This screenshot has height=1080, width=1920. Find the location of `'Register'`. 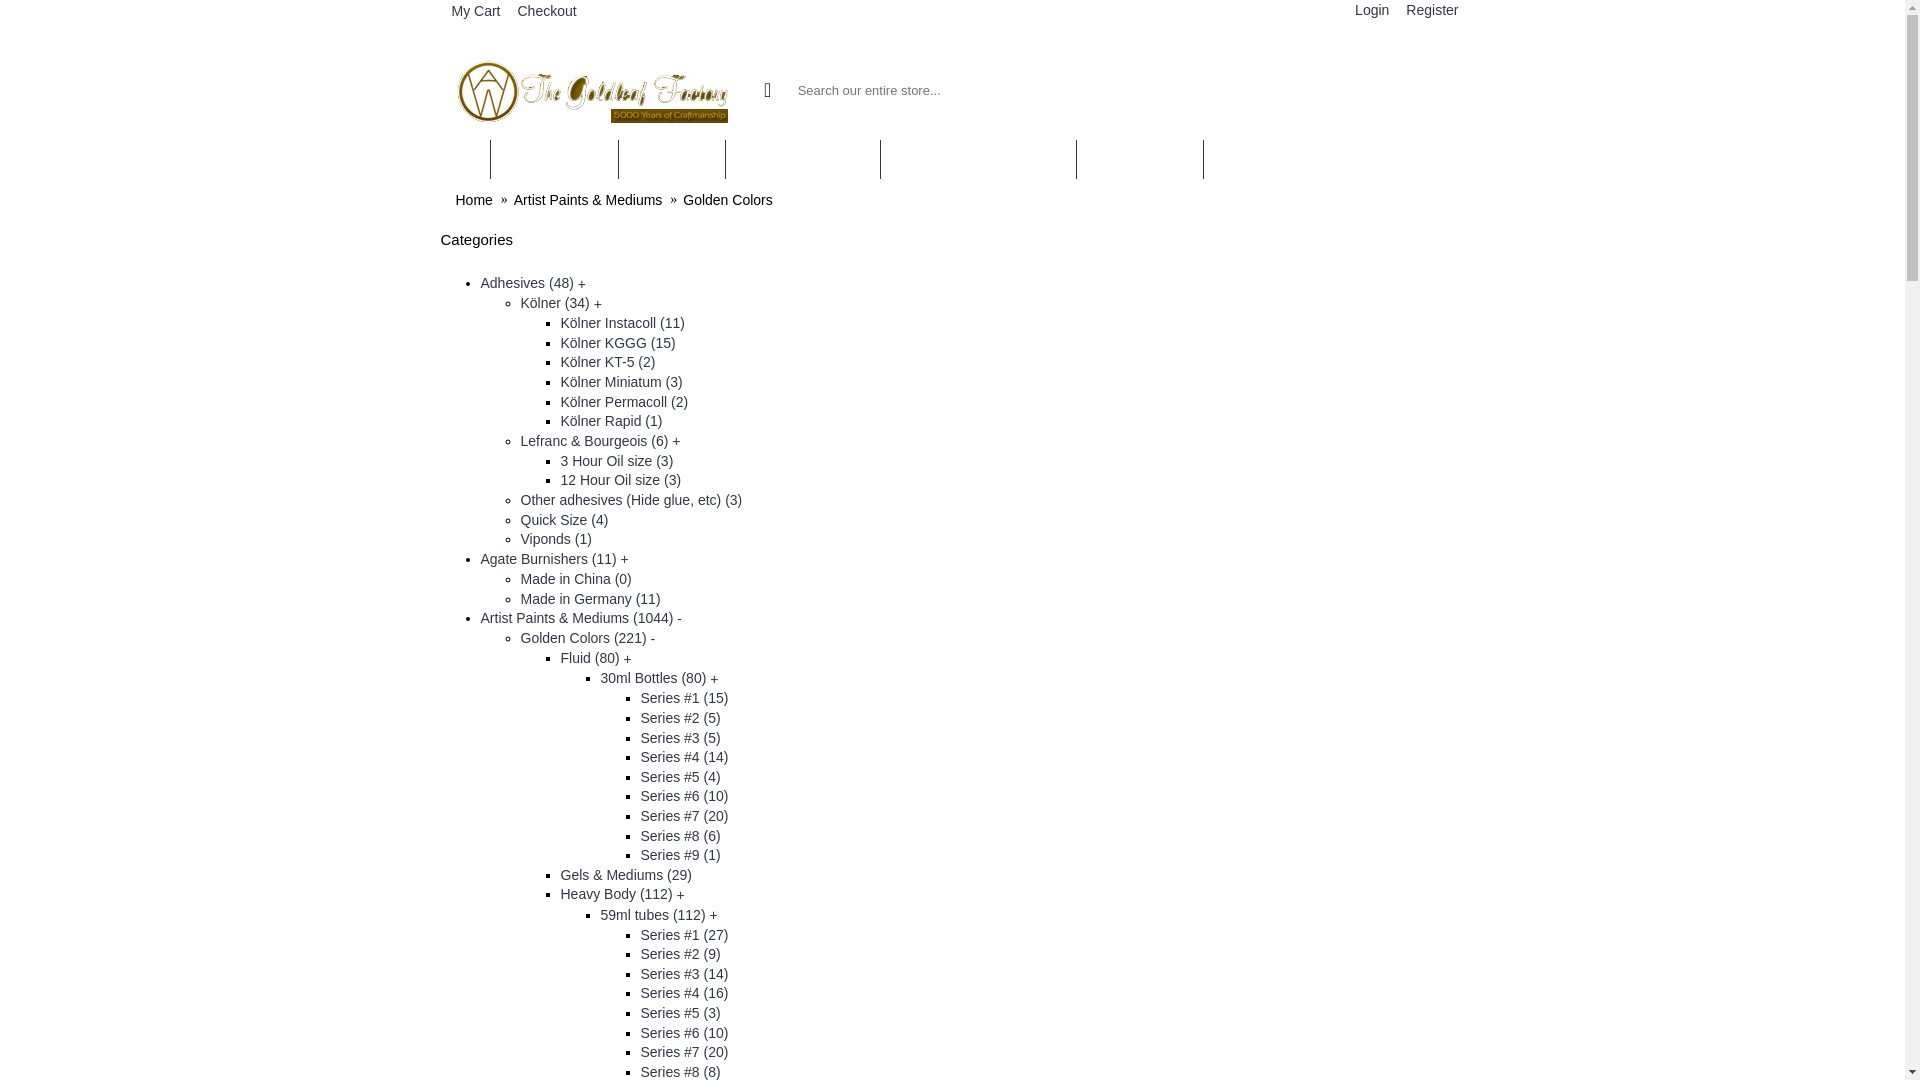

'Register' is located at coordinates (1428, 11).